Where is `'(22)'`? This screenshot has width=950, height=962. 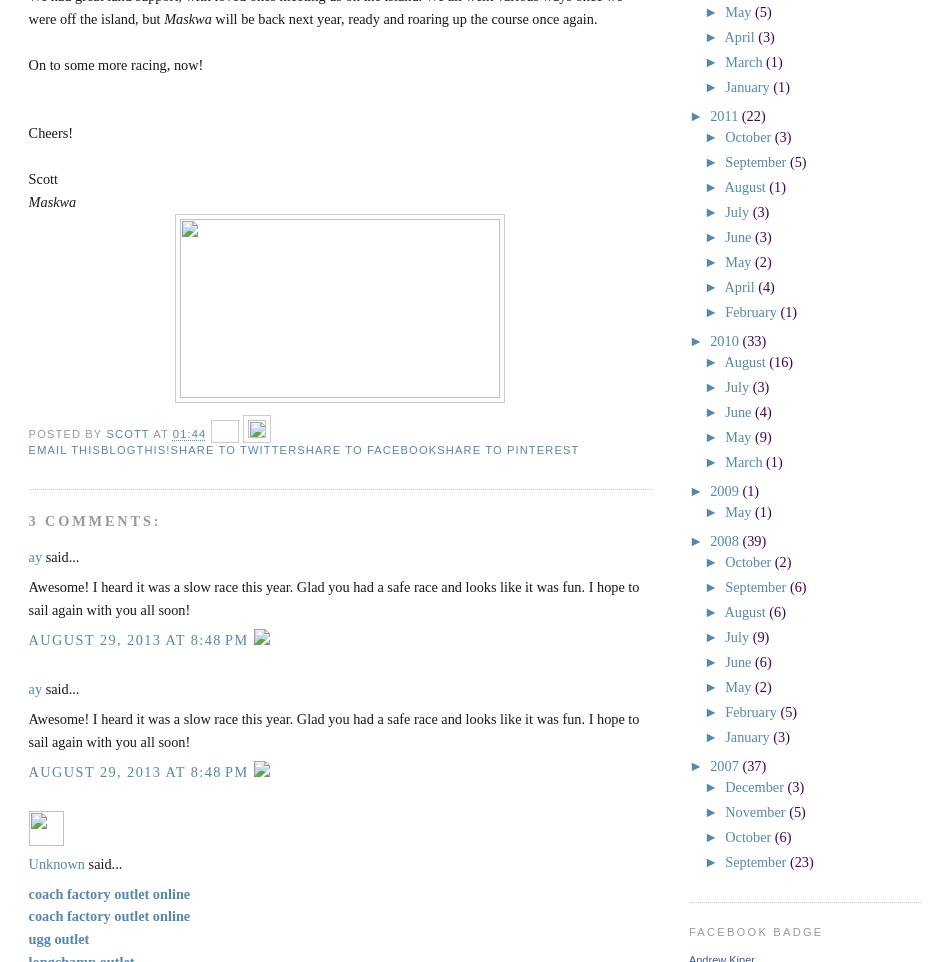 '(22)' is located at coordinates (751, 115).